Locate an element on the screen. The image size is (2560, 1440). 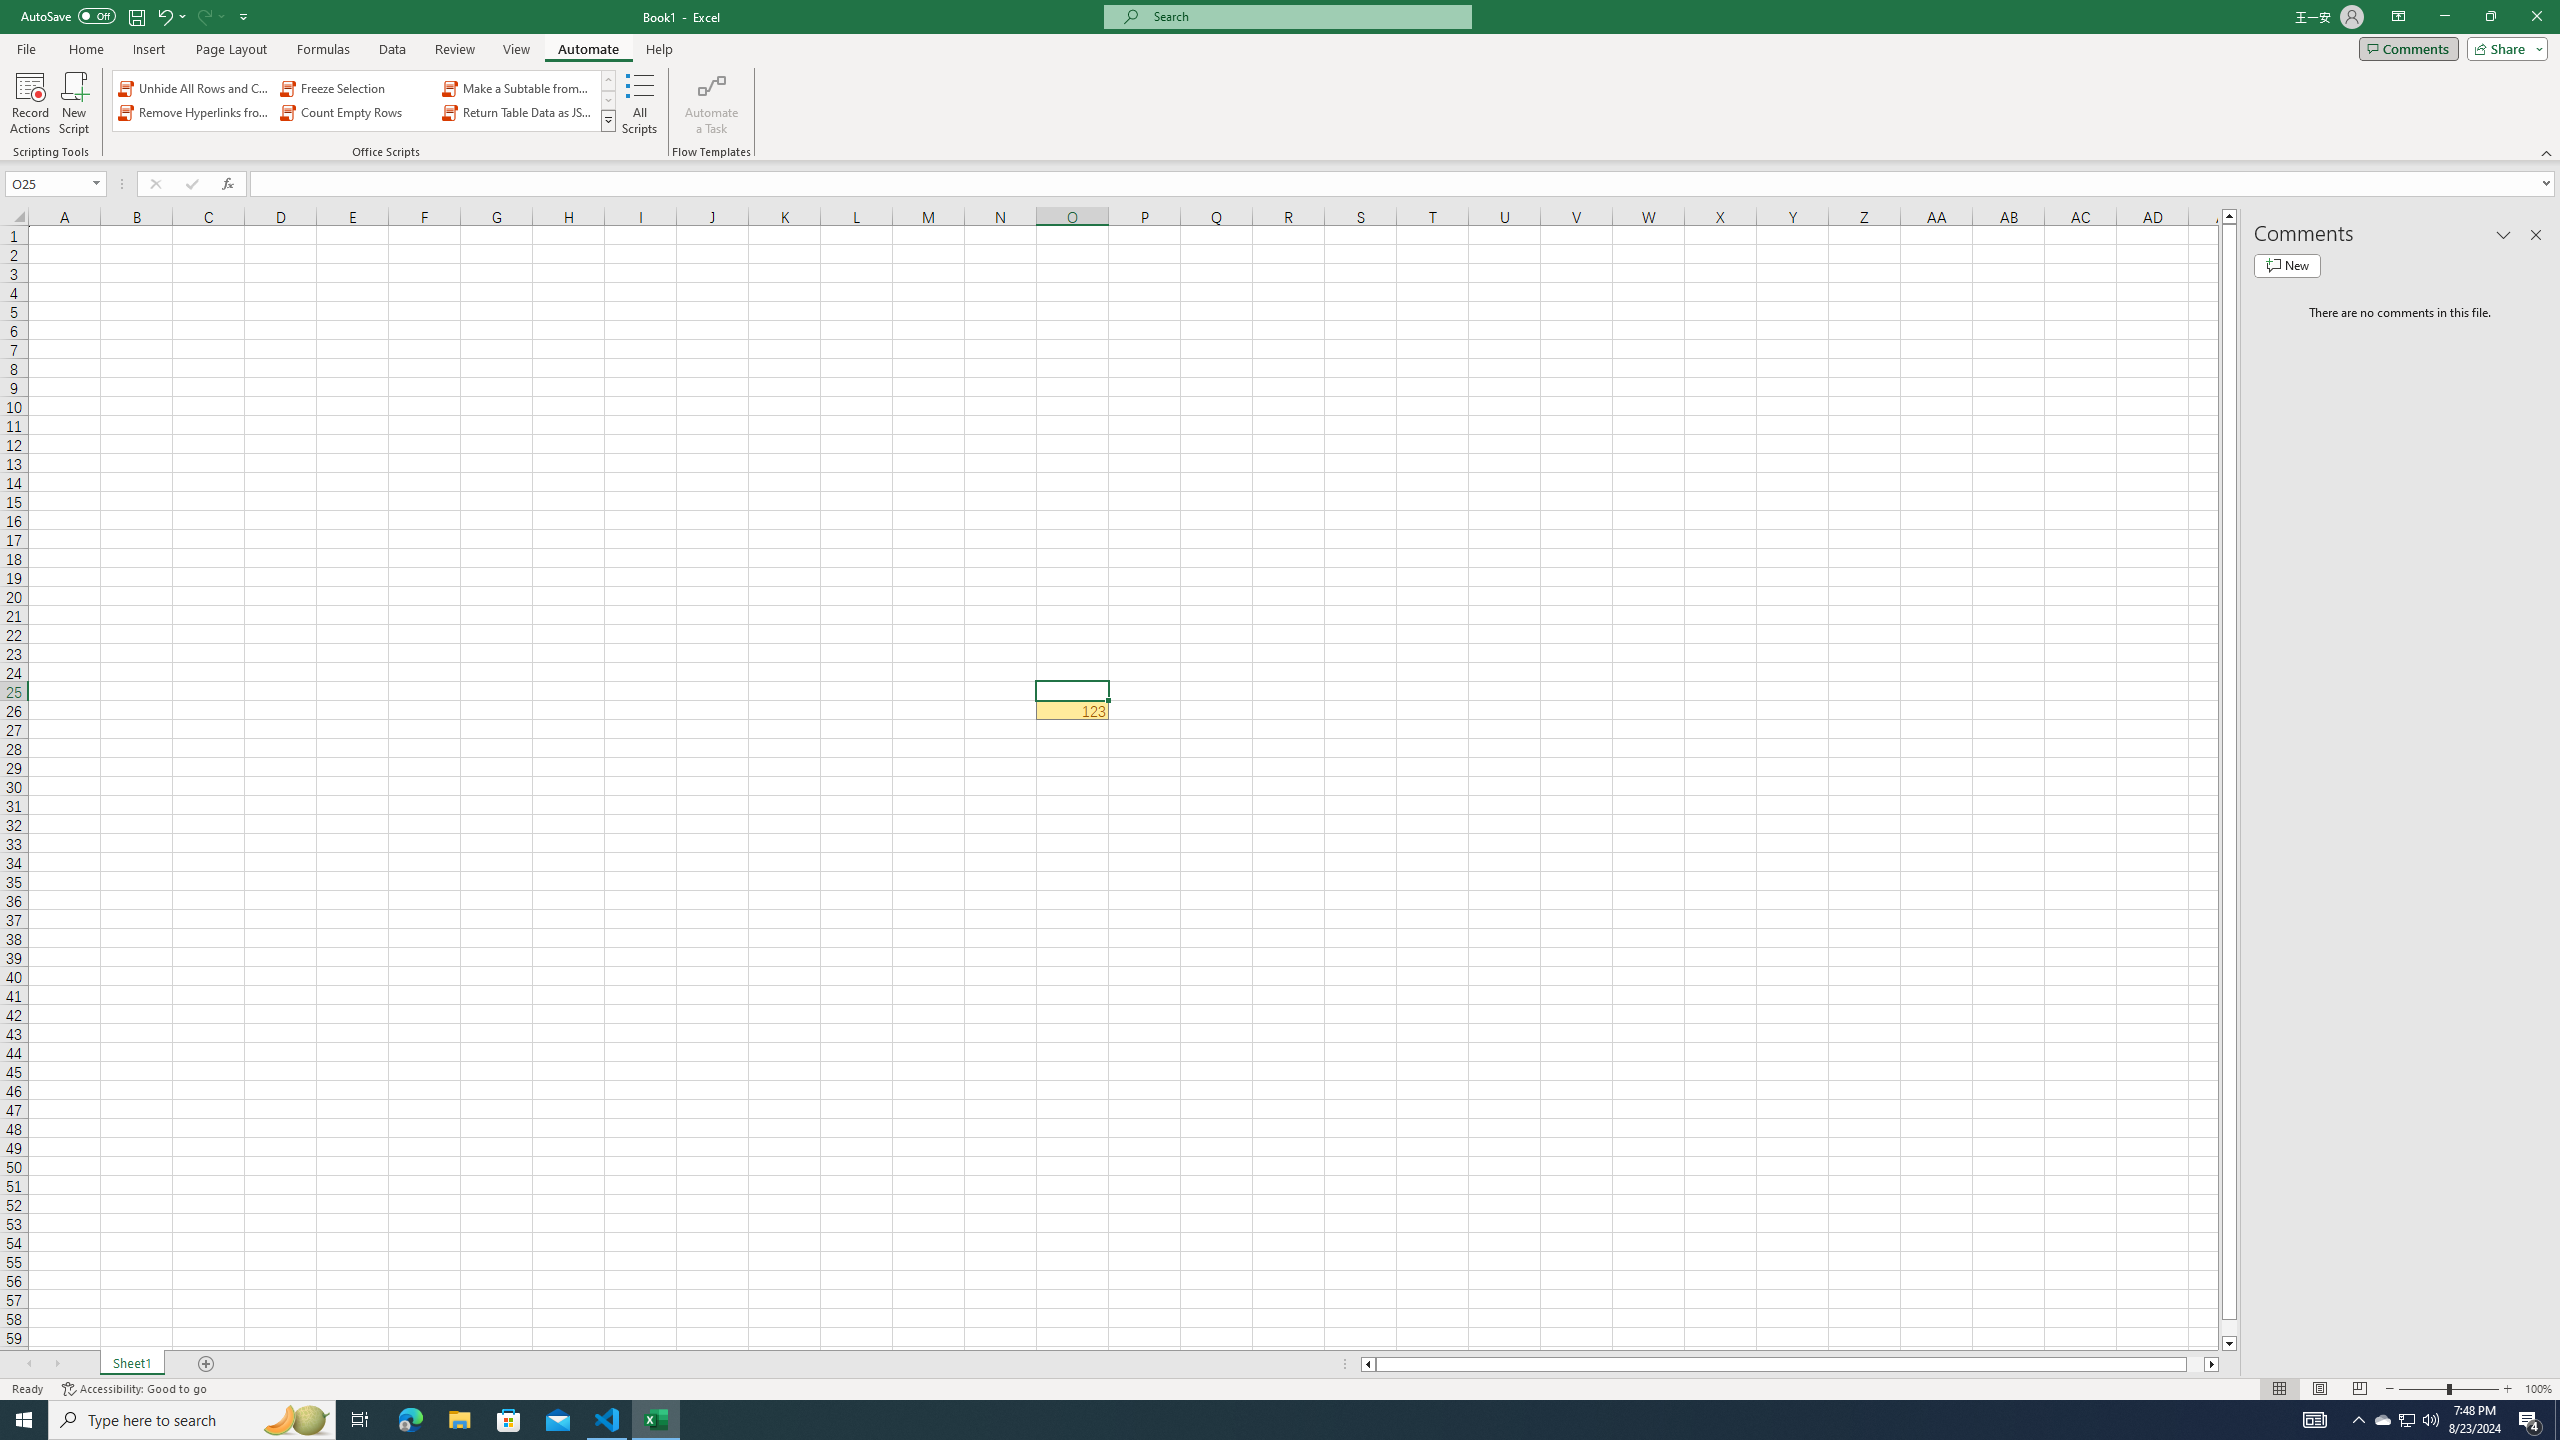
'AutomationID: OfficeScriptsGallery' is located at coordinates (363, 100).